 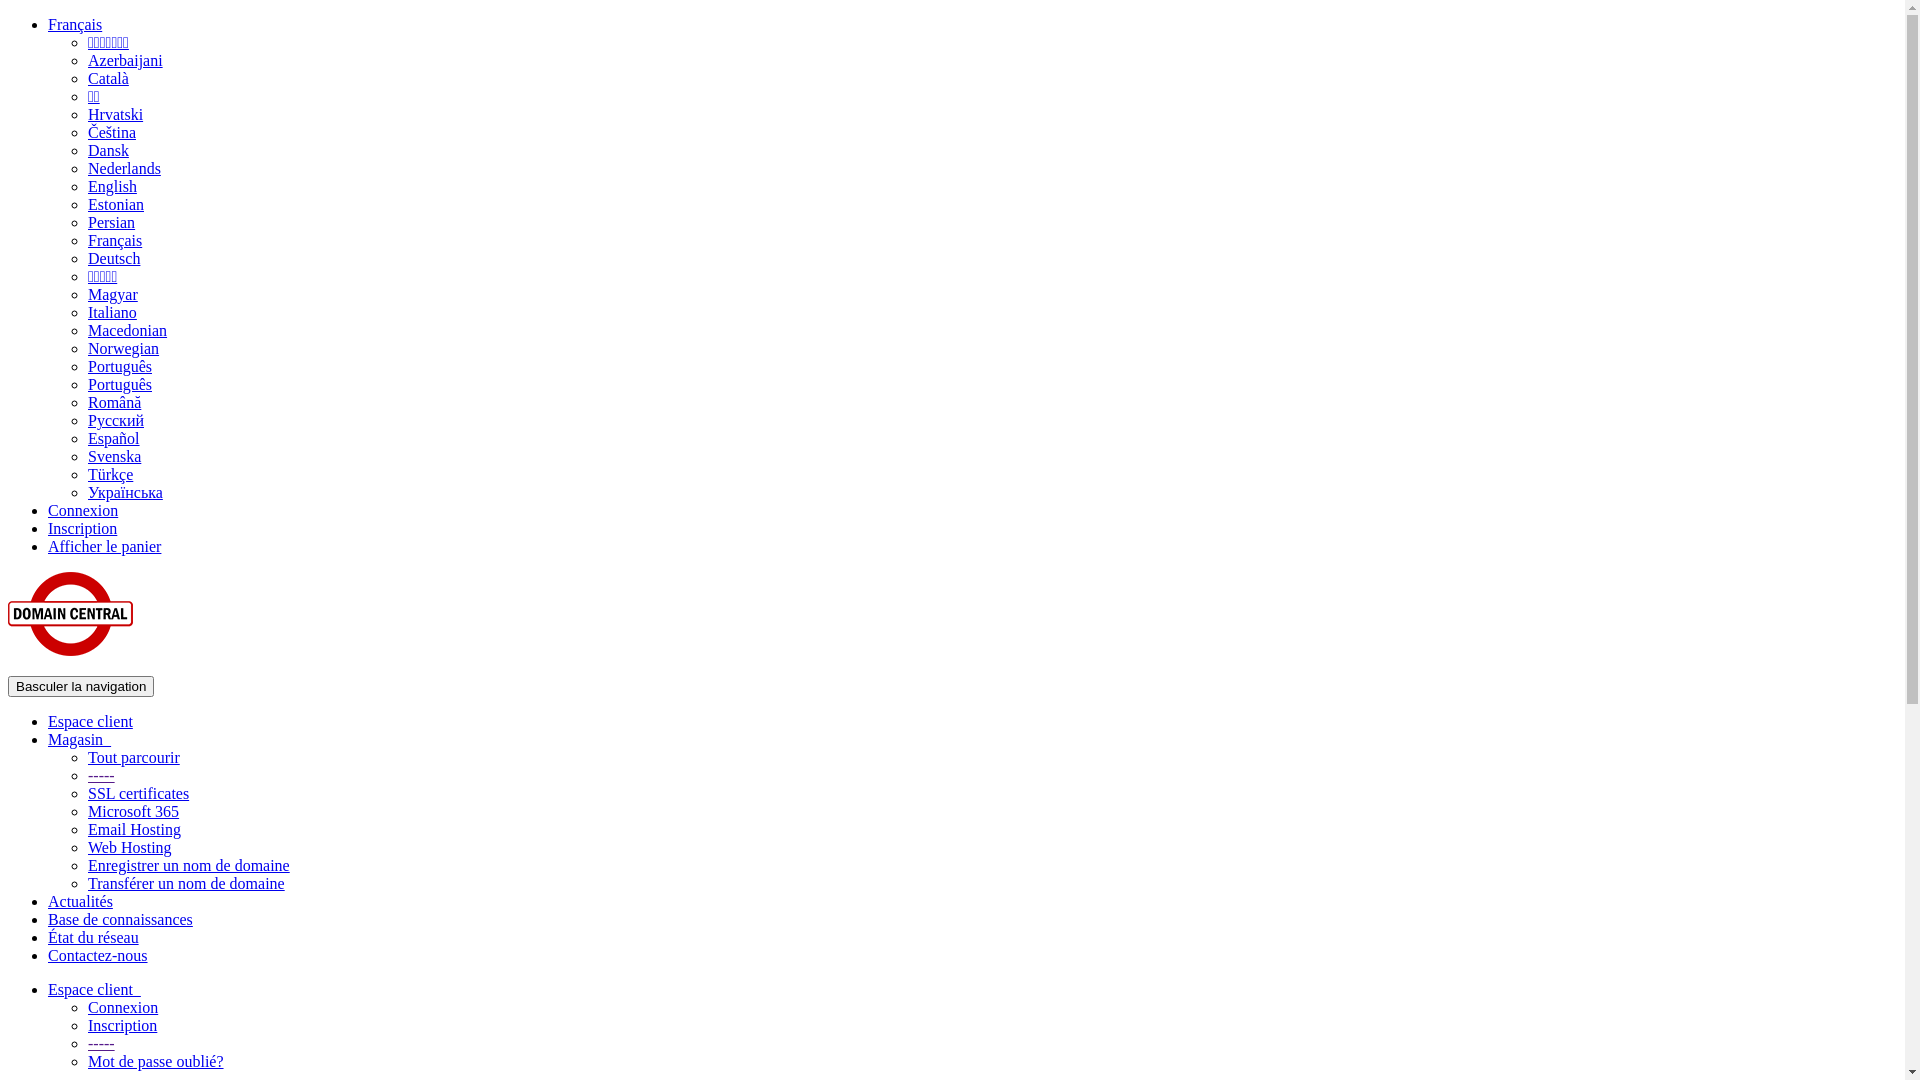 I want to click on 'Domain Central ANZ', so click(x=8, y=612).